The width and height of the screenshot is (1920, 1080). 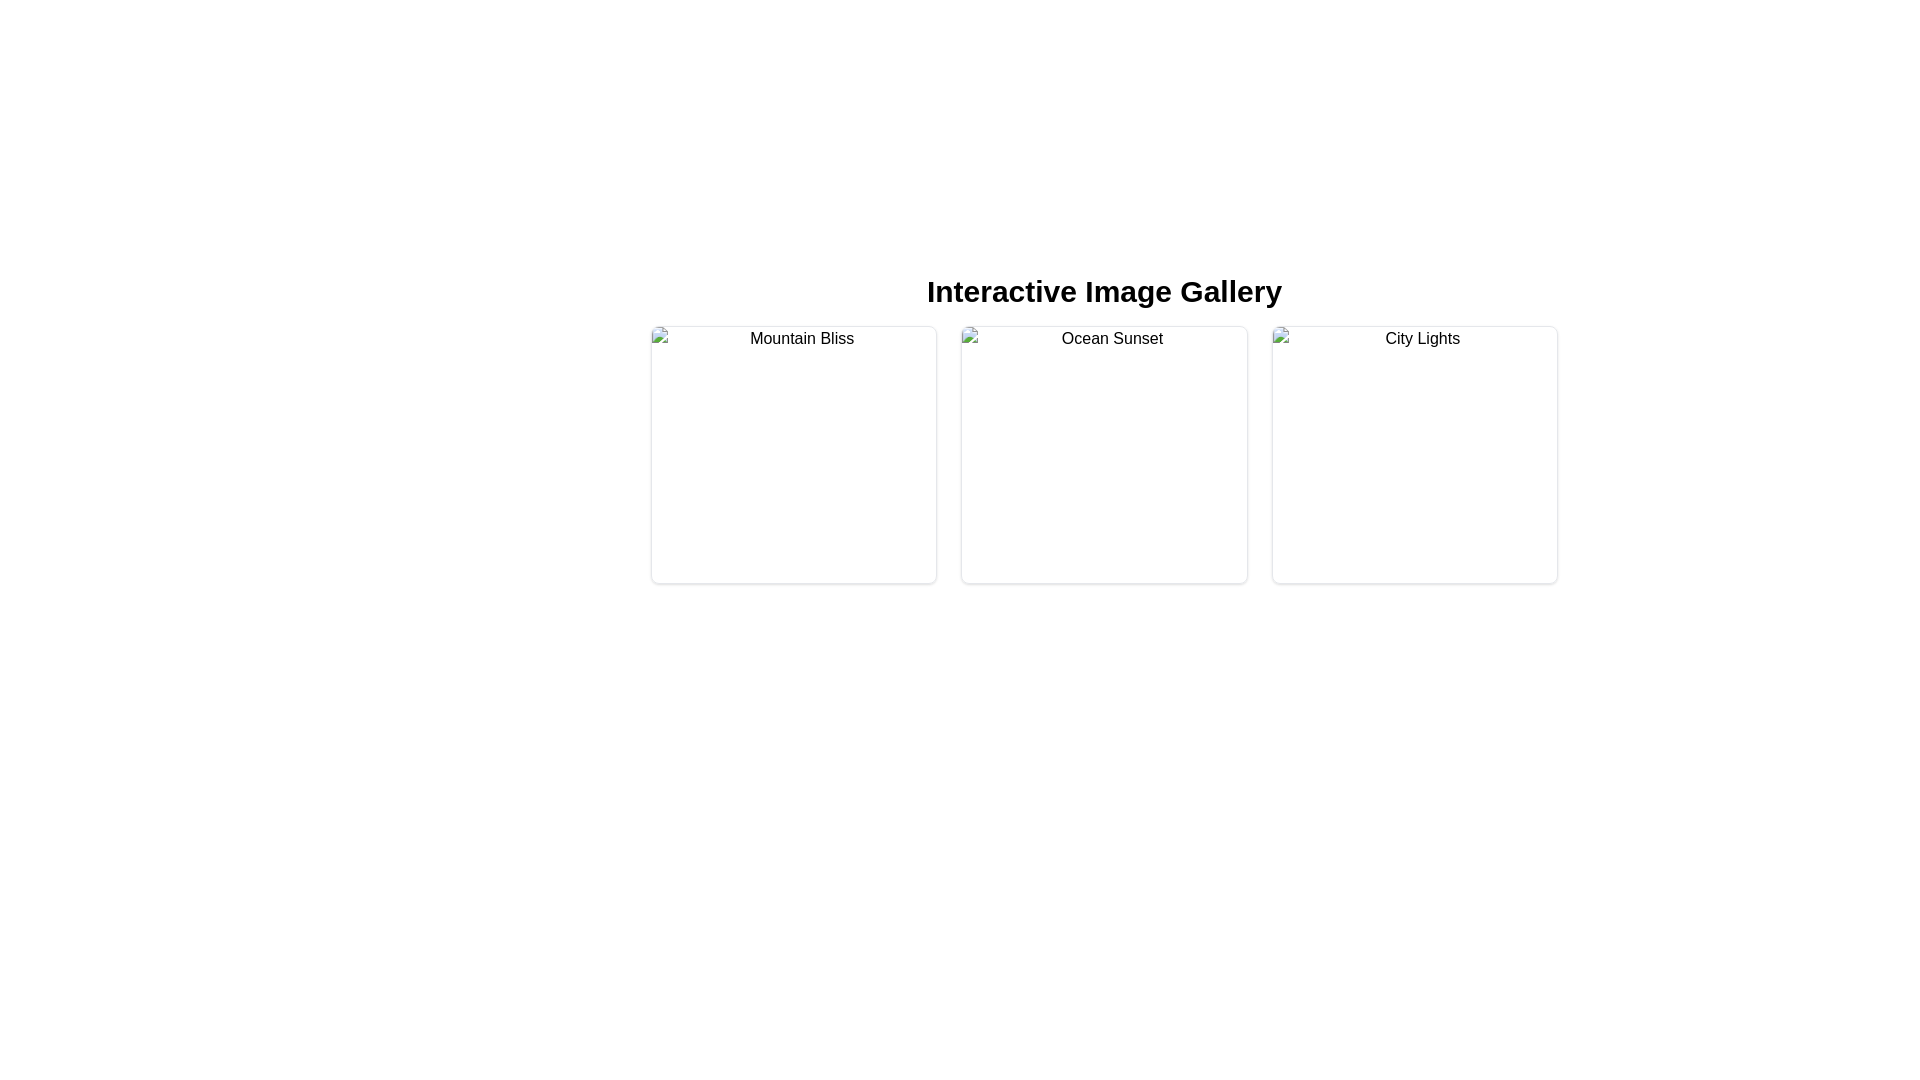 I want to click on the image labeled 'City Lights' in the rightmost card, so click(x=1413, y=455).